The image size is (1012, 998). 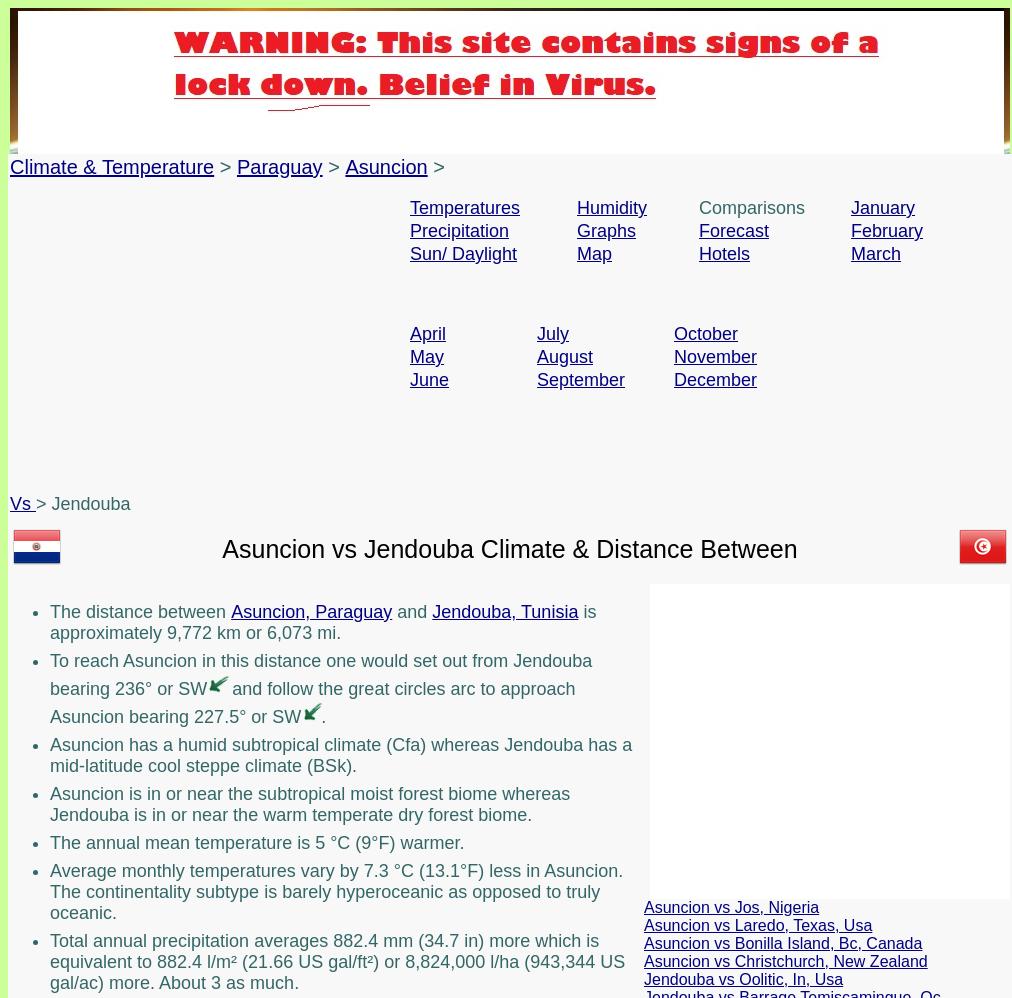 I want to click on 'September', so click(x=579, y=379).